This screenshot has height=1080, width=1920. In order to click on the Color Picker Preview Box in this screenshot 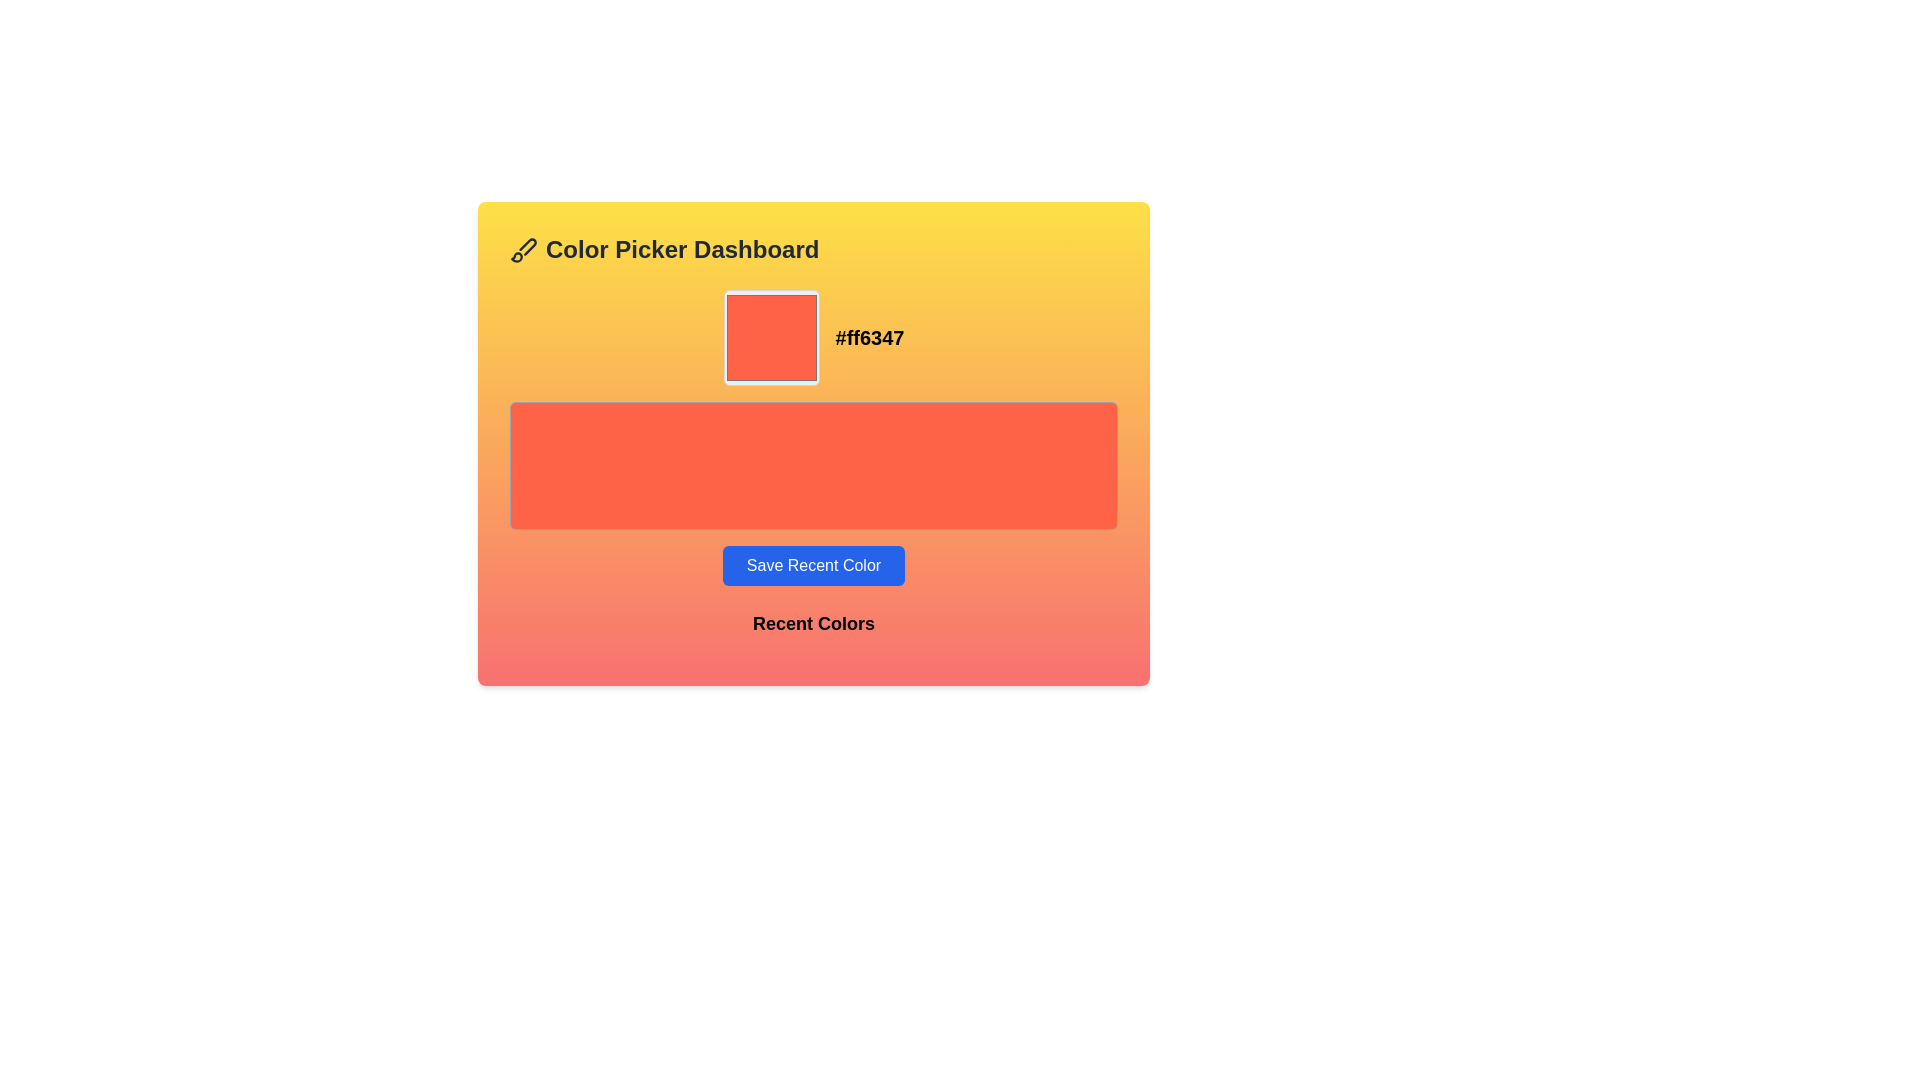, I will do `click(770, 337)`.